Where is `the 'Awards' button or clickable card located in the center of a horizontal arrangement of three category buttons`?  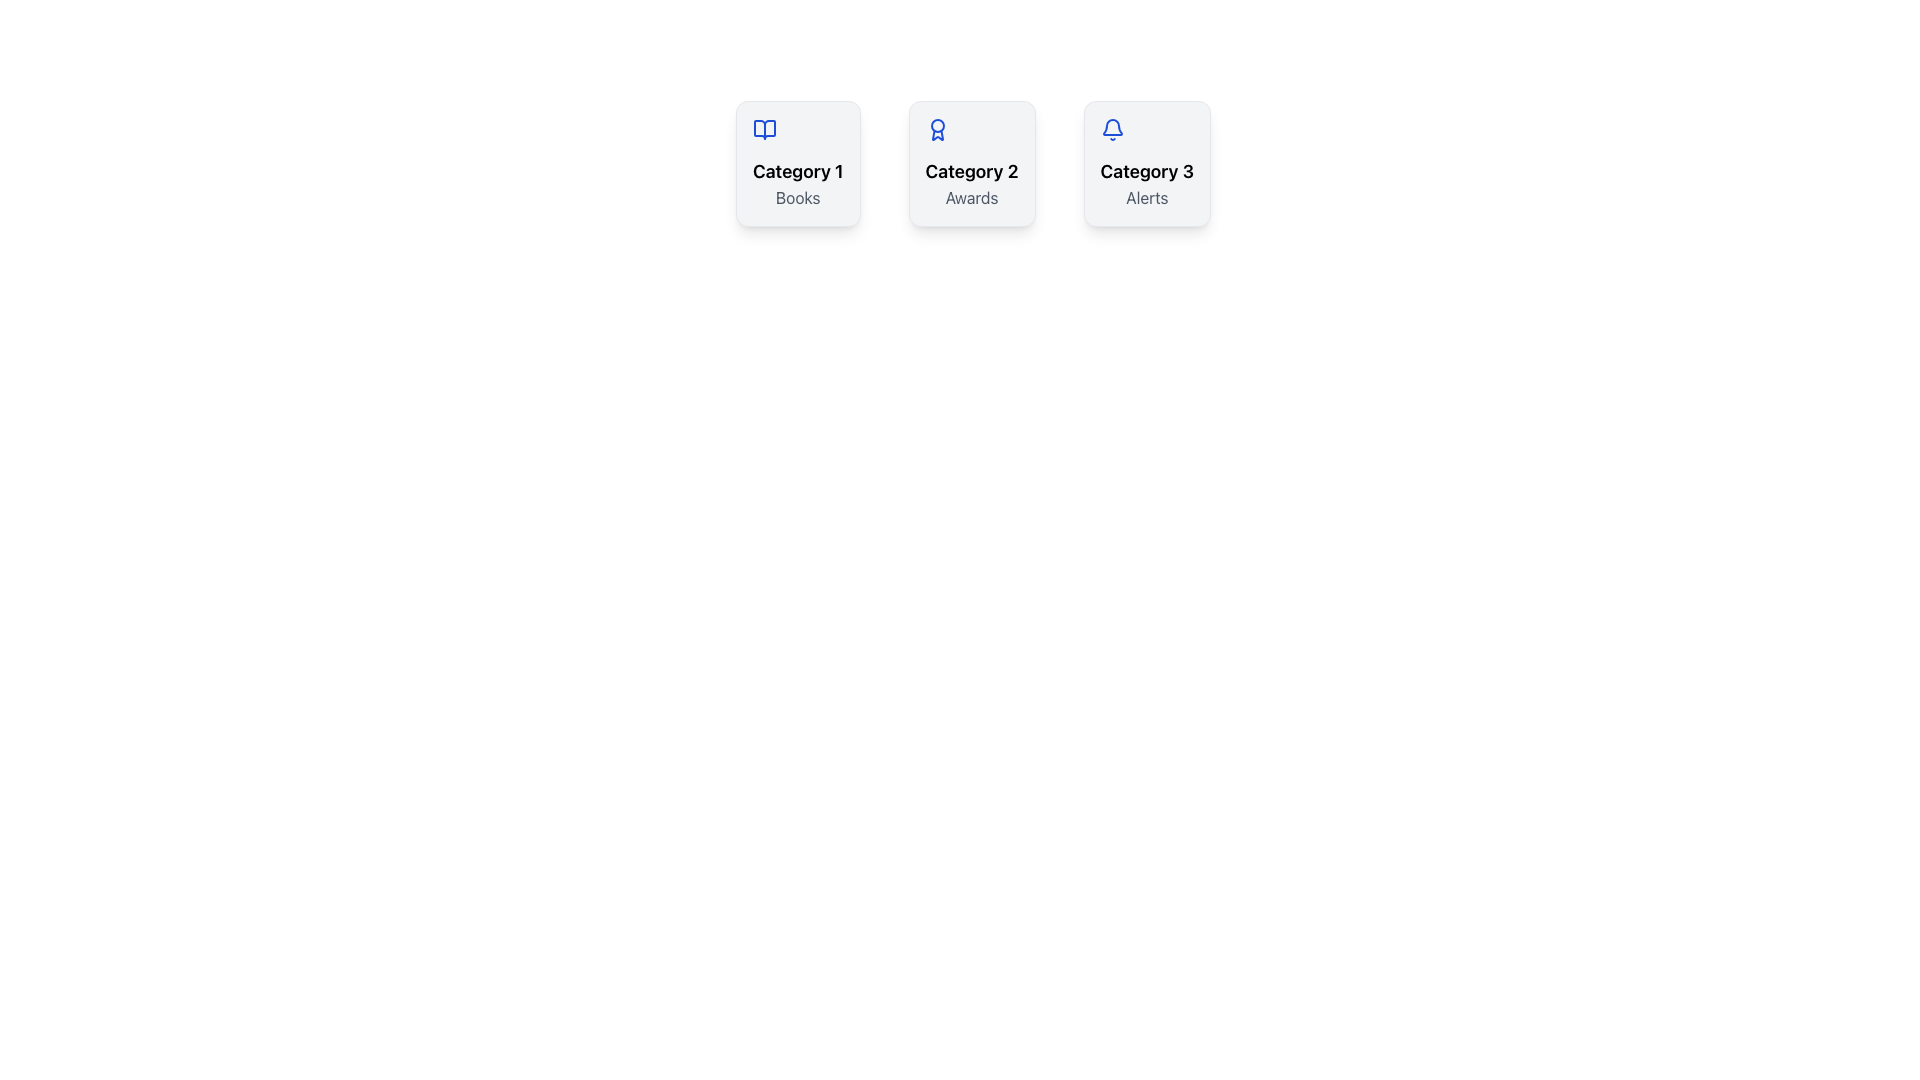
the 'Awards' button or clickable card located in the center of a horizontal arrangement of three category buttons is located at coordinates (972, 163).